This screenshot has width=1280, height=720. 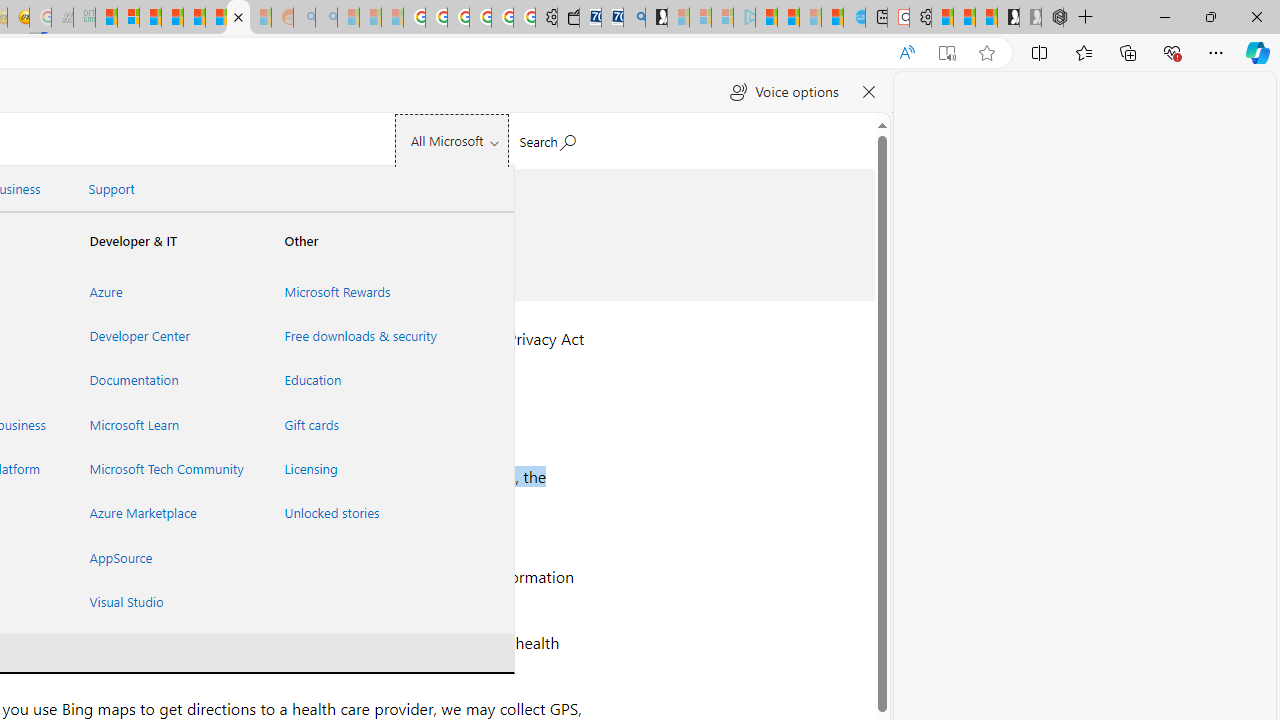 What do you see at coordinates (357, 335) in the screenshot?
I see `'Free downloads & security'` at bounding box center [357, 335].